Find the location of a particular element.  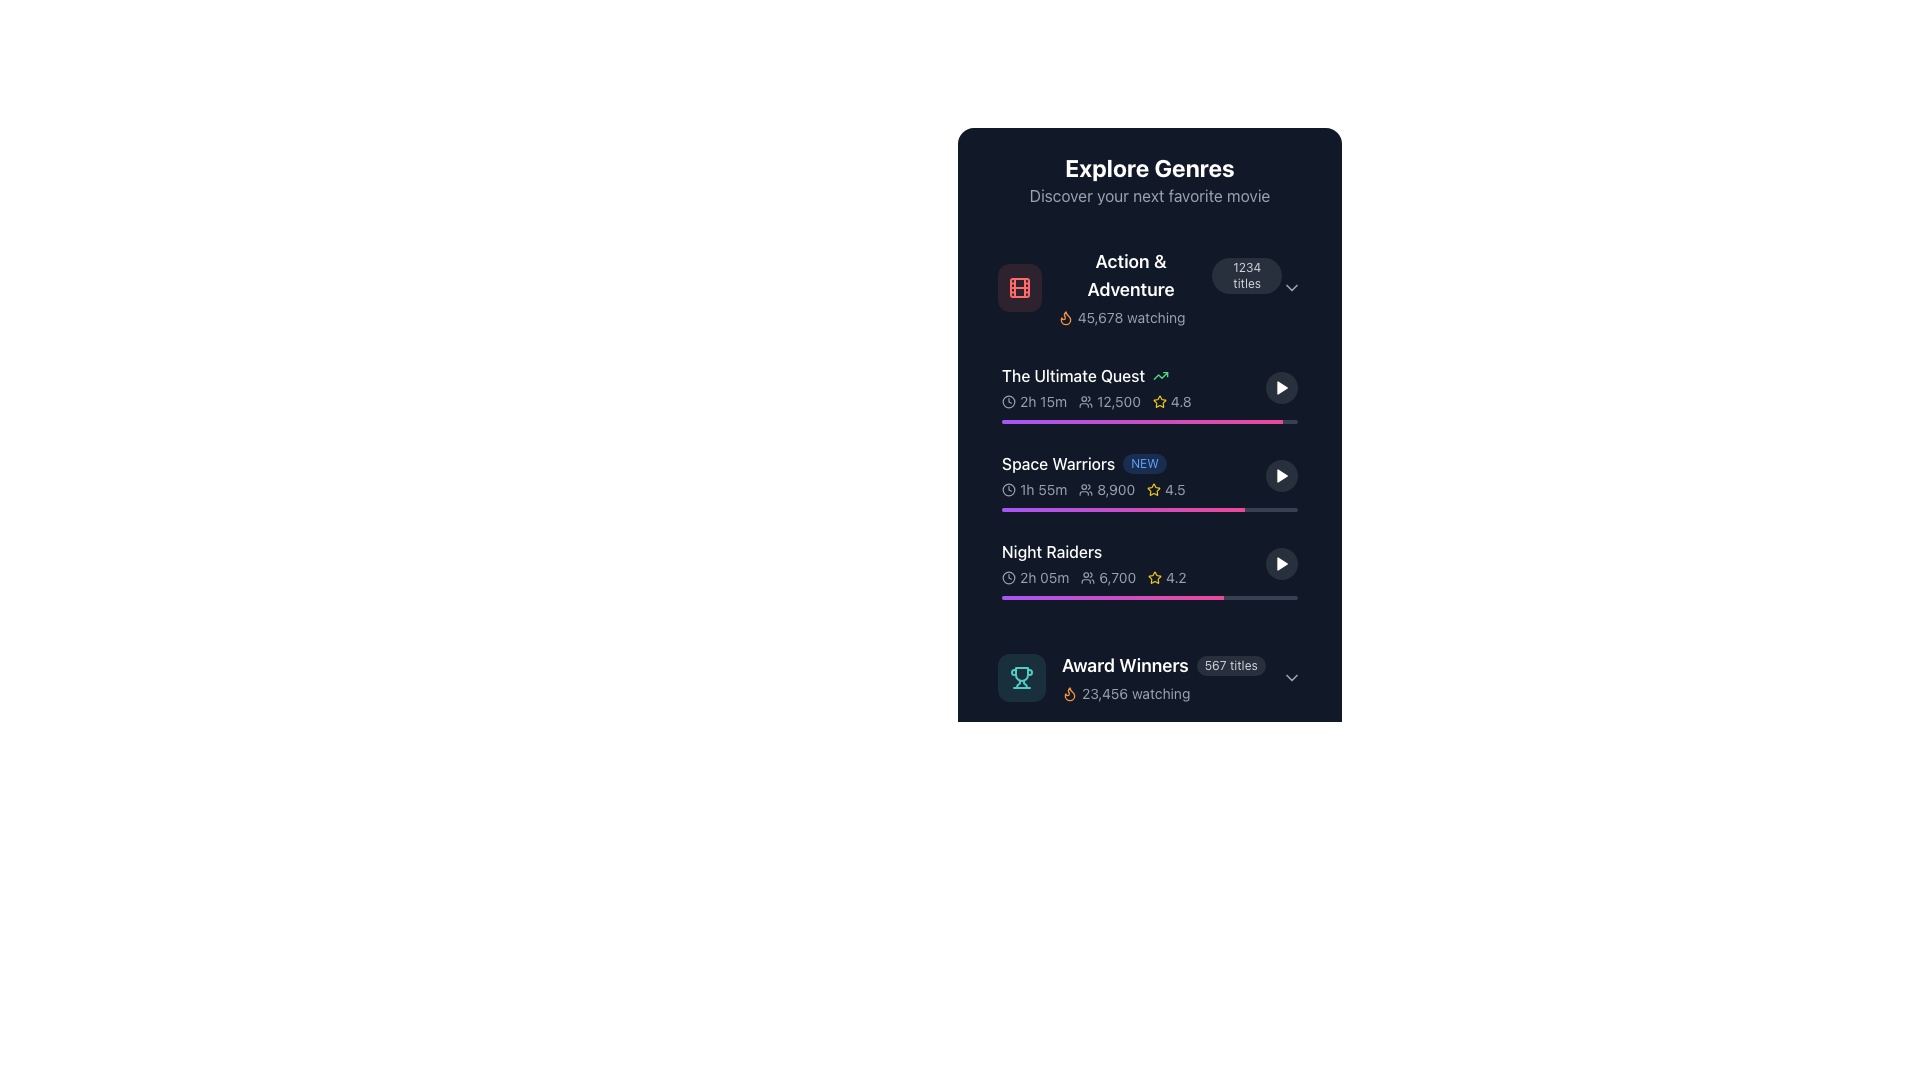

the text '23,456 watching' with the accompanying flame icon in orange, located at the bottom of the 'Award Winners' section is located at coordinates (1126, 693).